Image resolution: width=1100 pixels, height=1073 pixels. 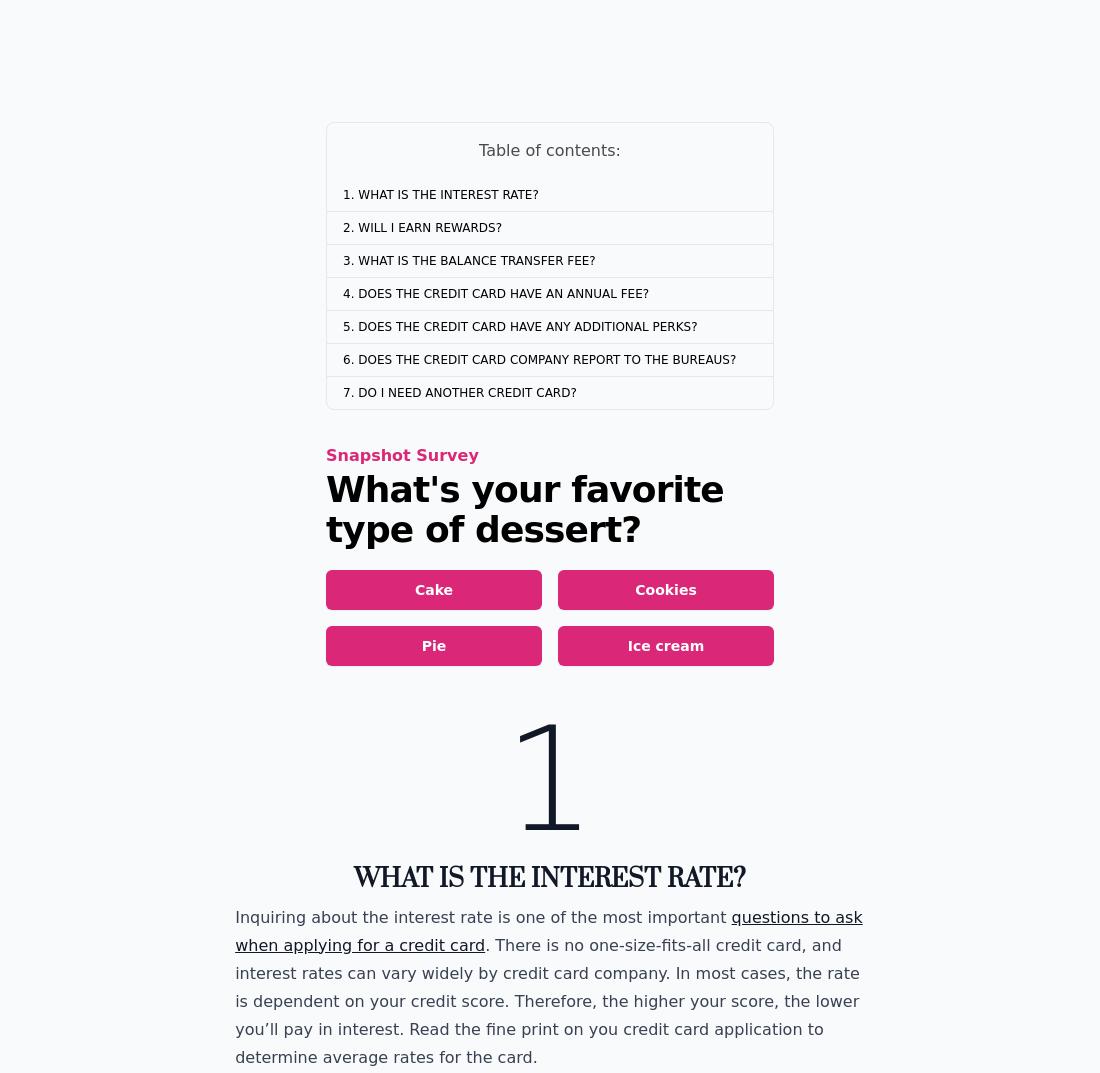 I want to click on 'Snapshot Survey', so click(x=402, y=455).